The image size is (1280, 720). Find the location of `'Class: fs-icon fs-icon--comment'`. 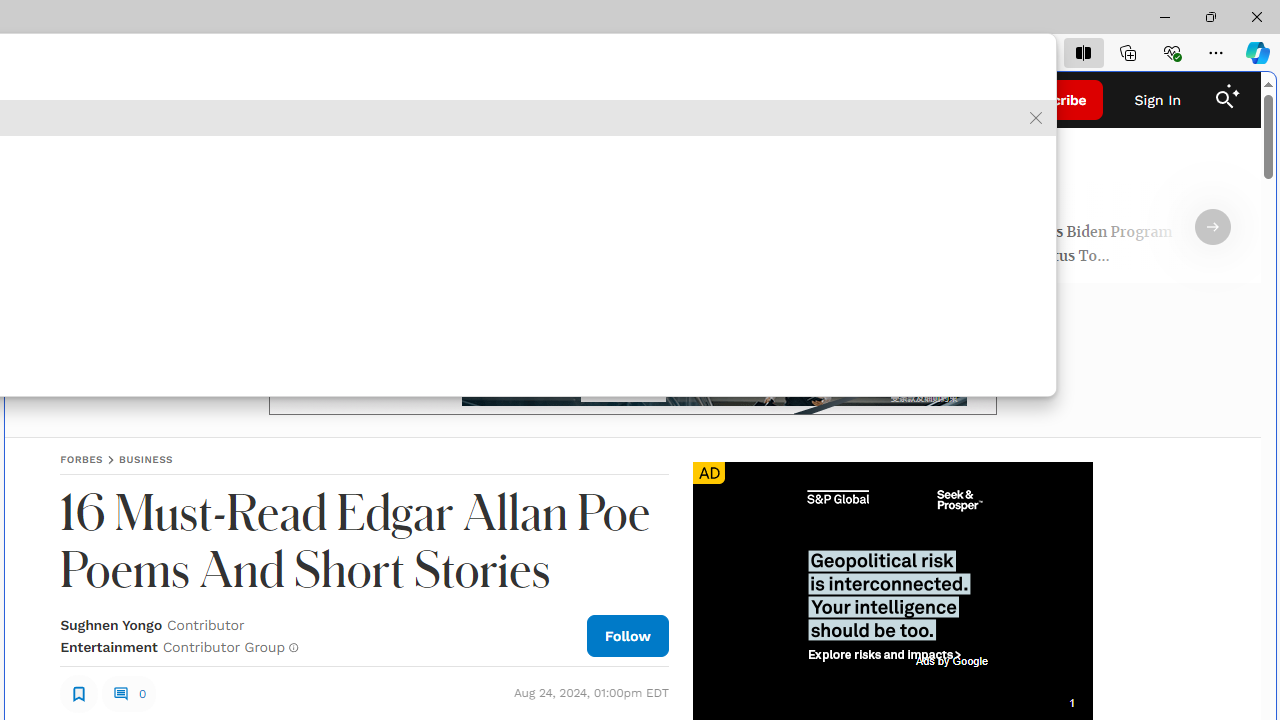

'Class: fs-icon fs-icon--comment' is located at coordinates (119, 692).